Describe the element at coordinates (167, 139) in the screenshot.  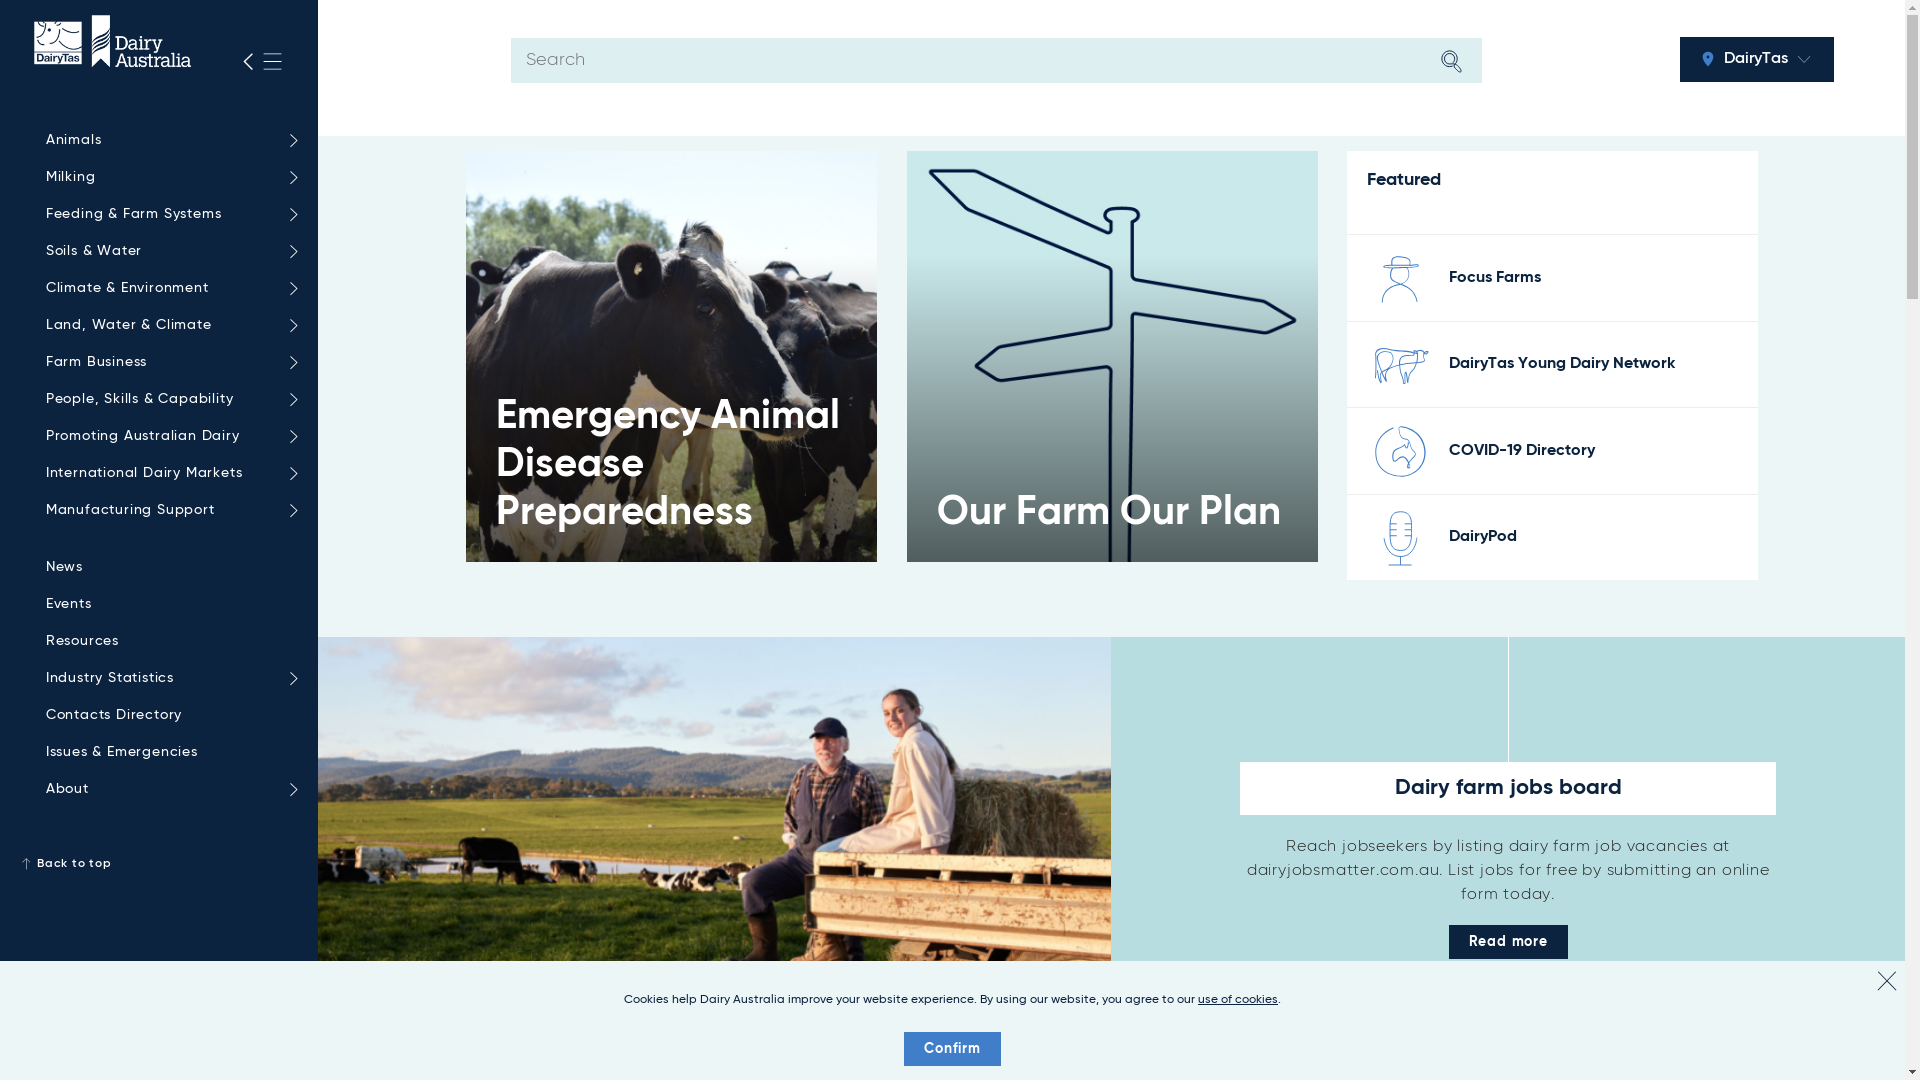
I see `'Animals'` at that location.